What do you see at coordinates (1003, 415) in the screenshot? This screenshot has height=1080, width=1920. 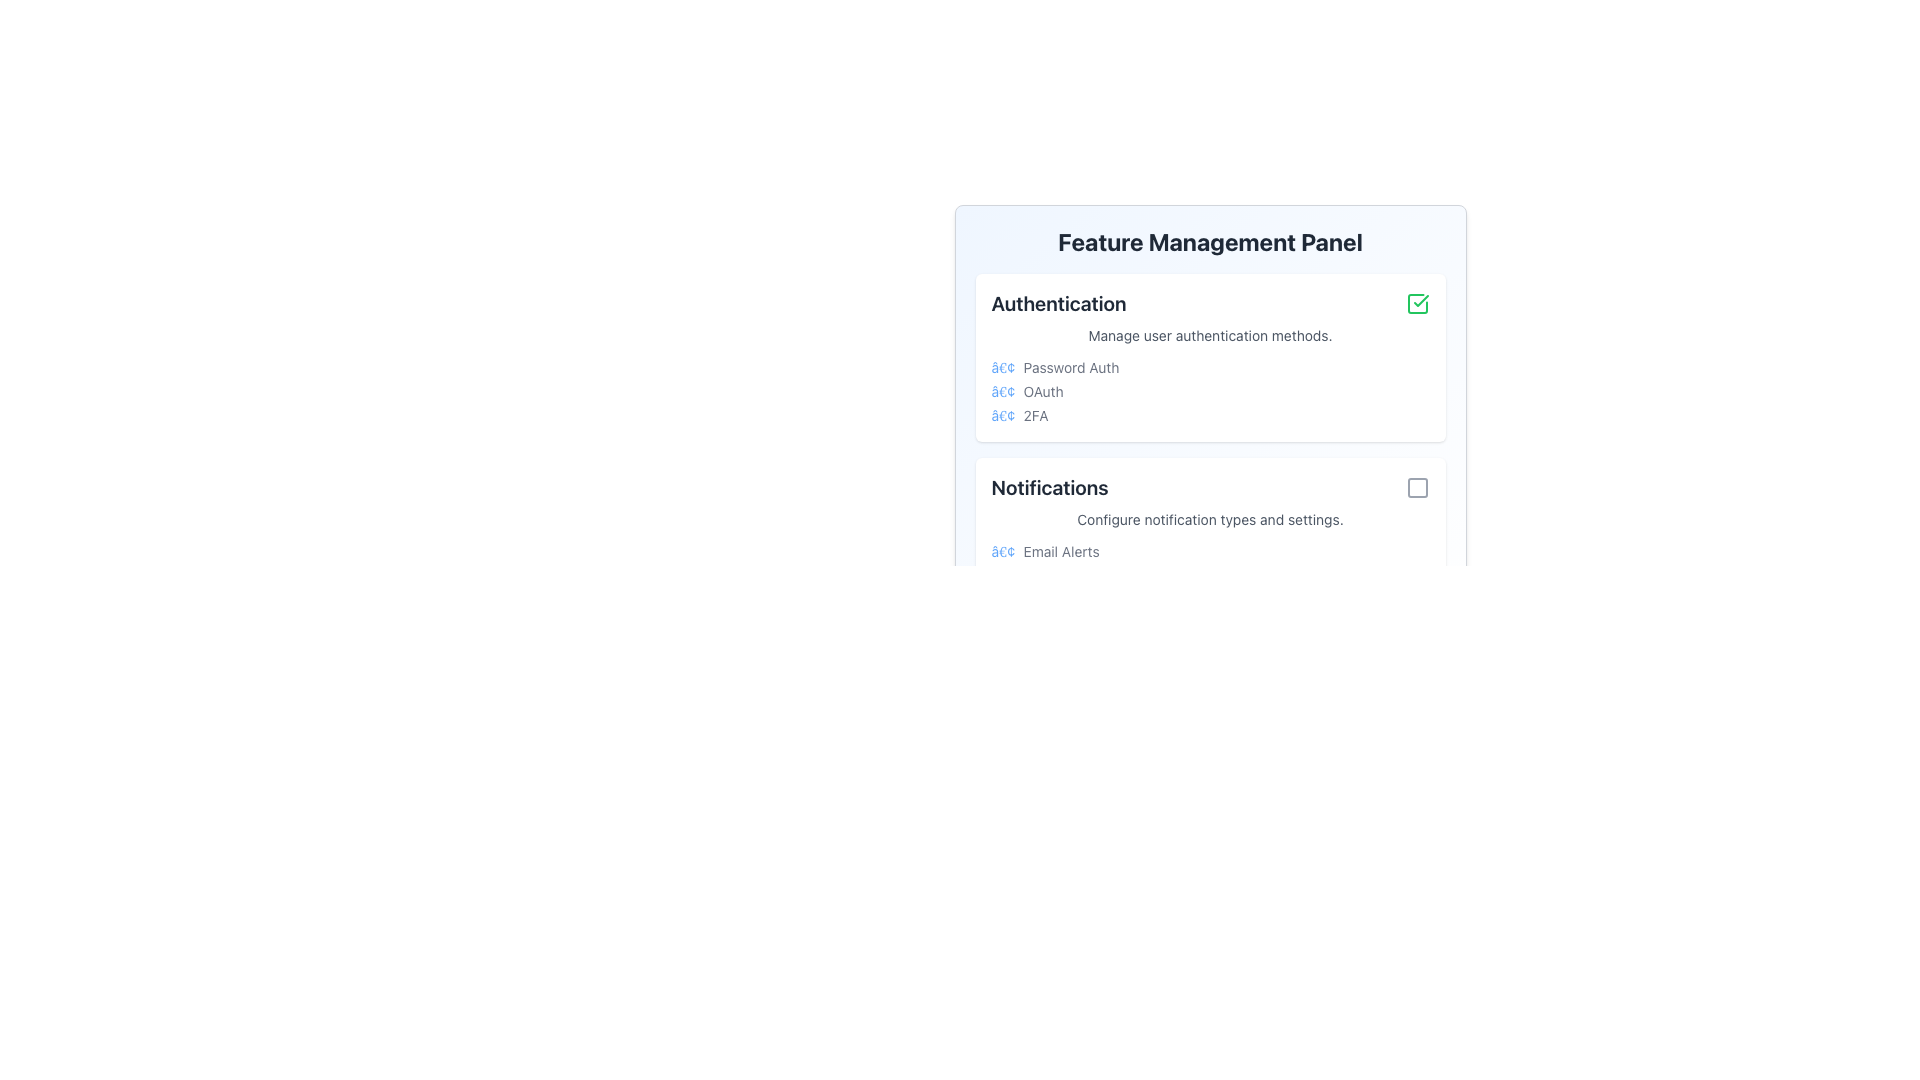 I see `the blue bullet point in the list item labeled '2FA' under the 'Authentication' section` at bounding box center [1003, 415].